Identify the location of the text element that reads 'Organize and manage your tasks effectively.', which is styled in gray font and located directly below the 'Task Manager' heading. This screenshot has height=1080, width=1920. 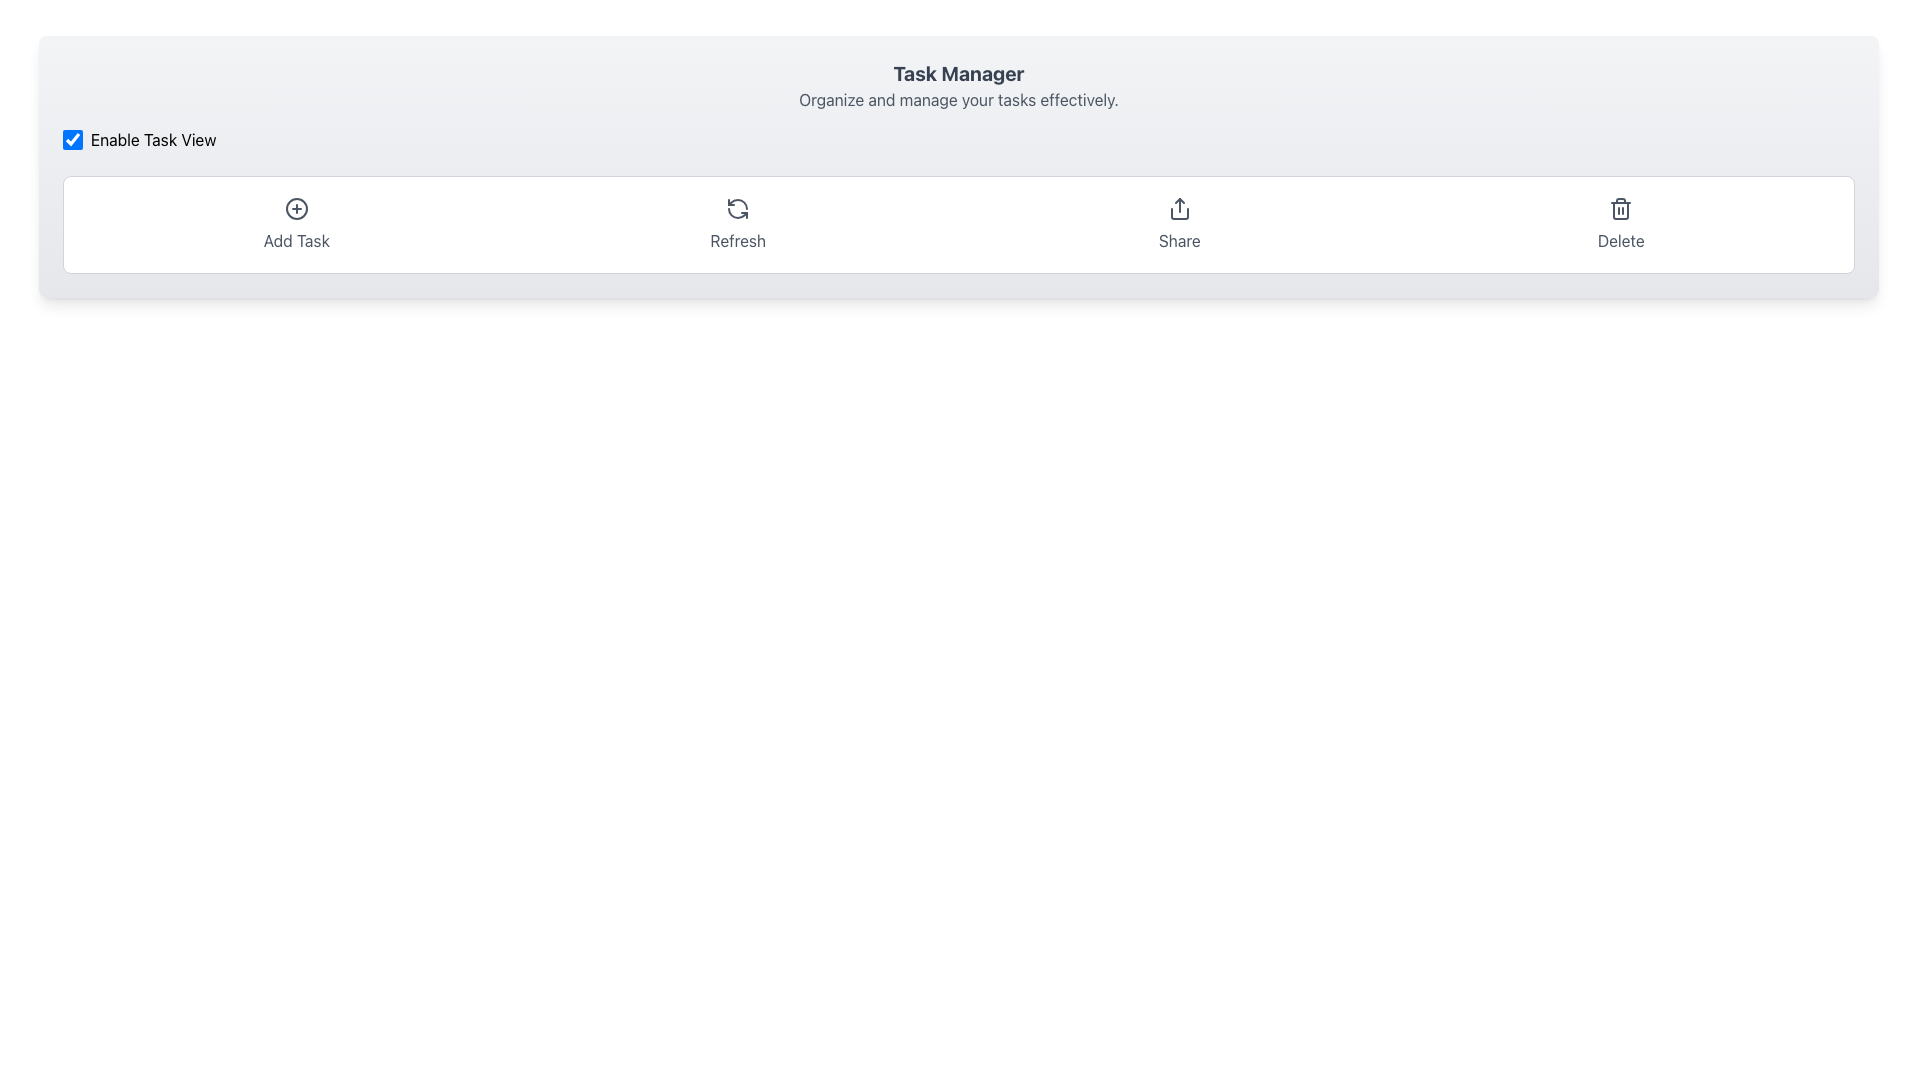
(958, 100).